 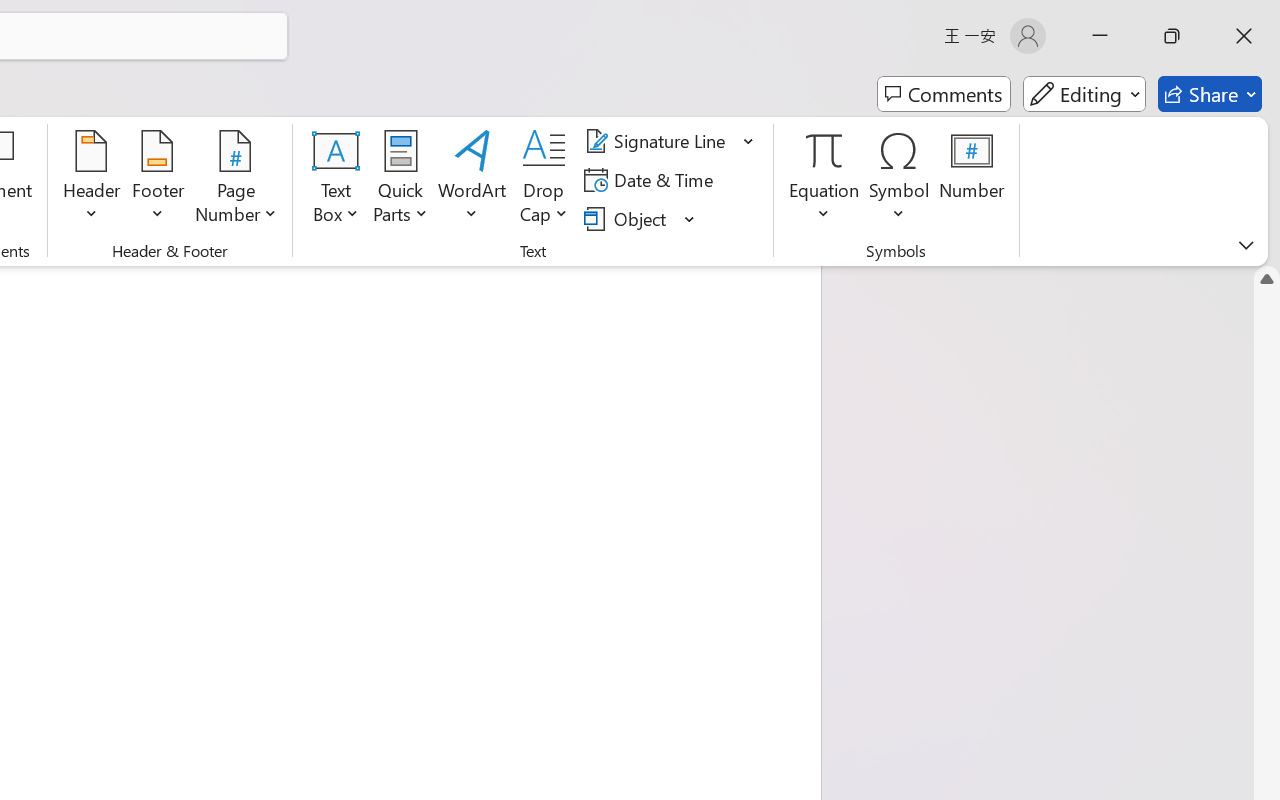 I want to click on 'Date & Time...', so click(x=652, y=179).